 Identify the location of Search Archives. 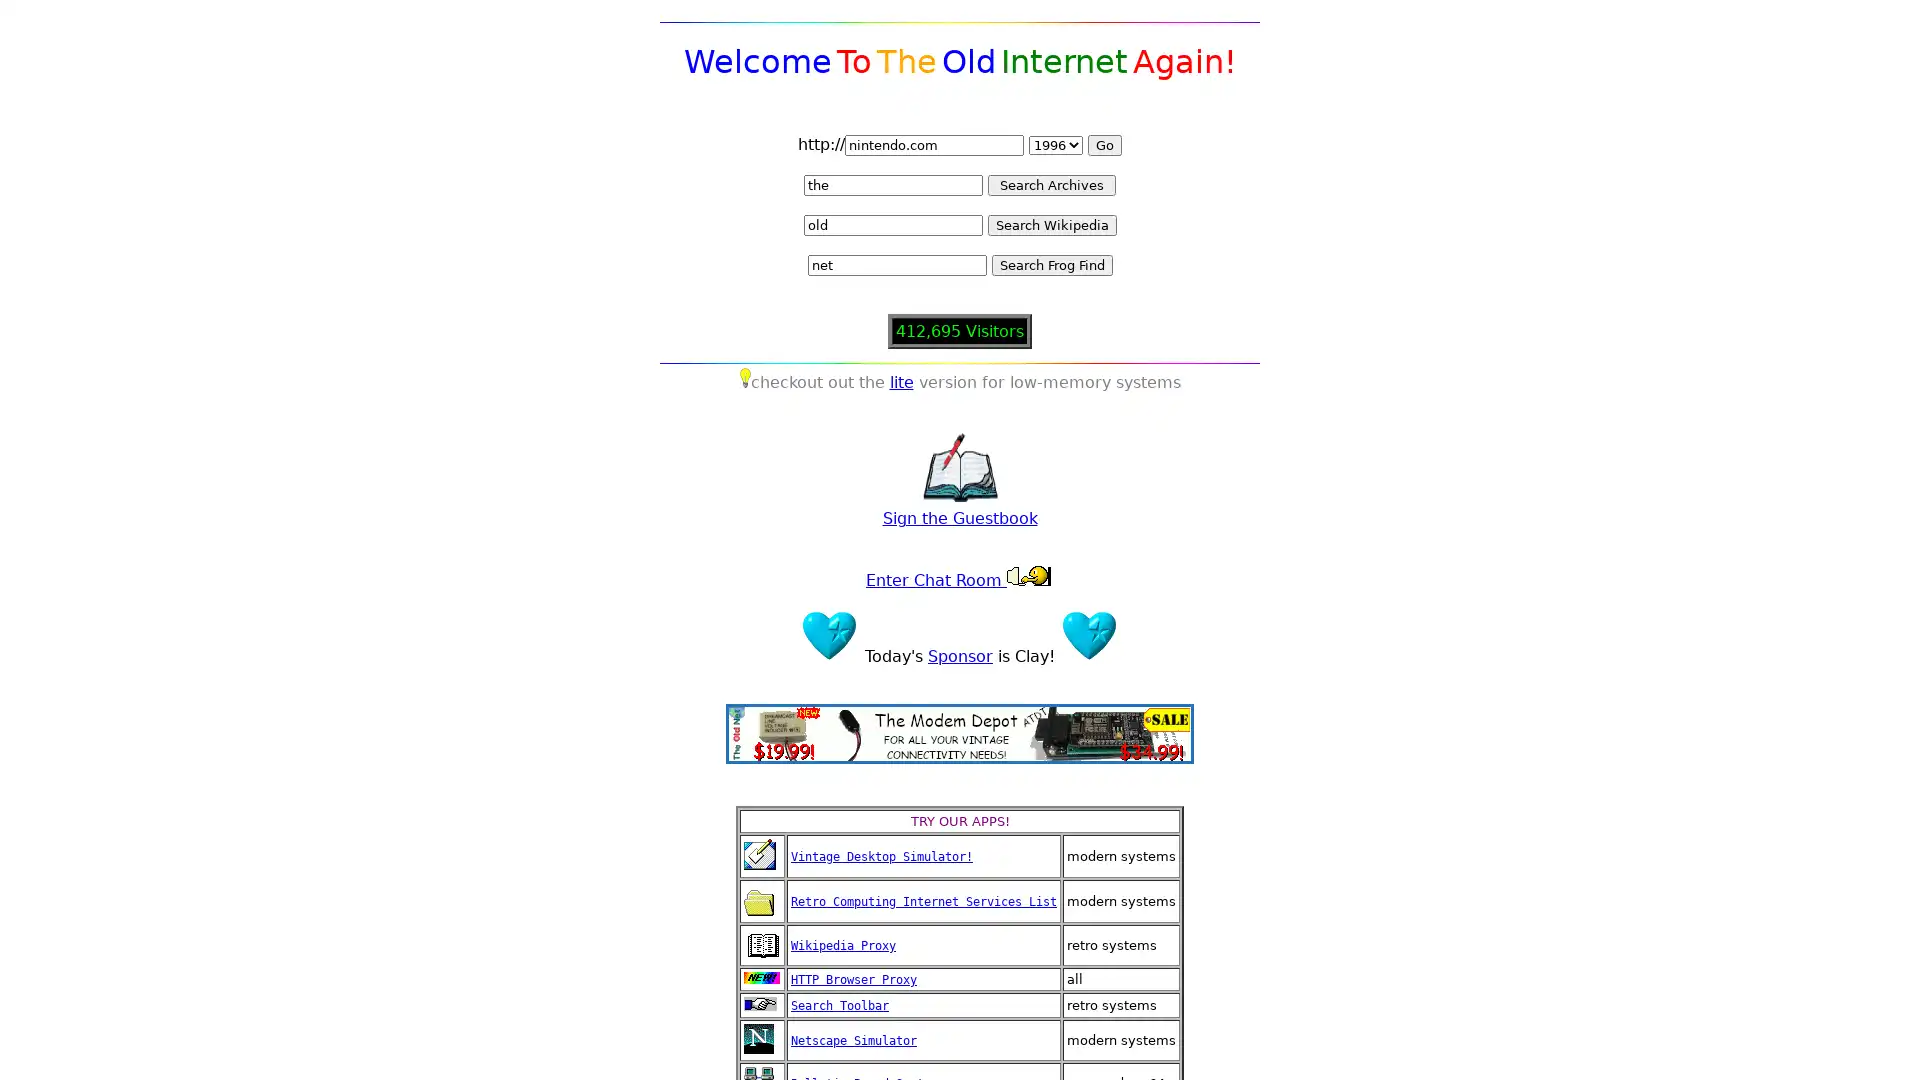
(1050, 185).